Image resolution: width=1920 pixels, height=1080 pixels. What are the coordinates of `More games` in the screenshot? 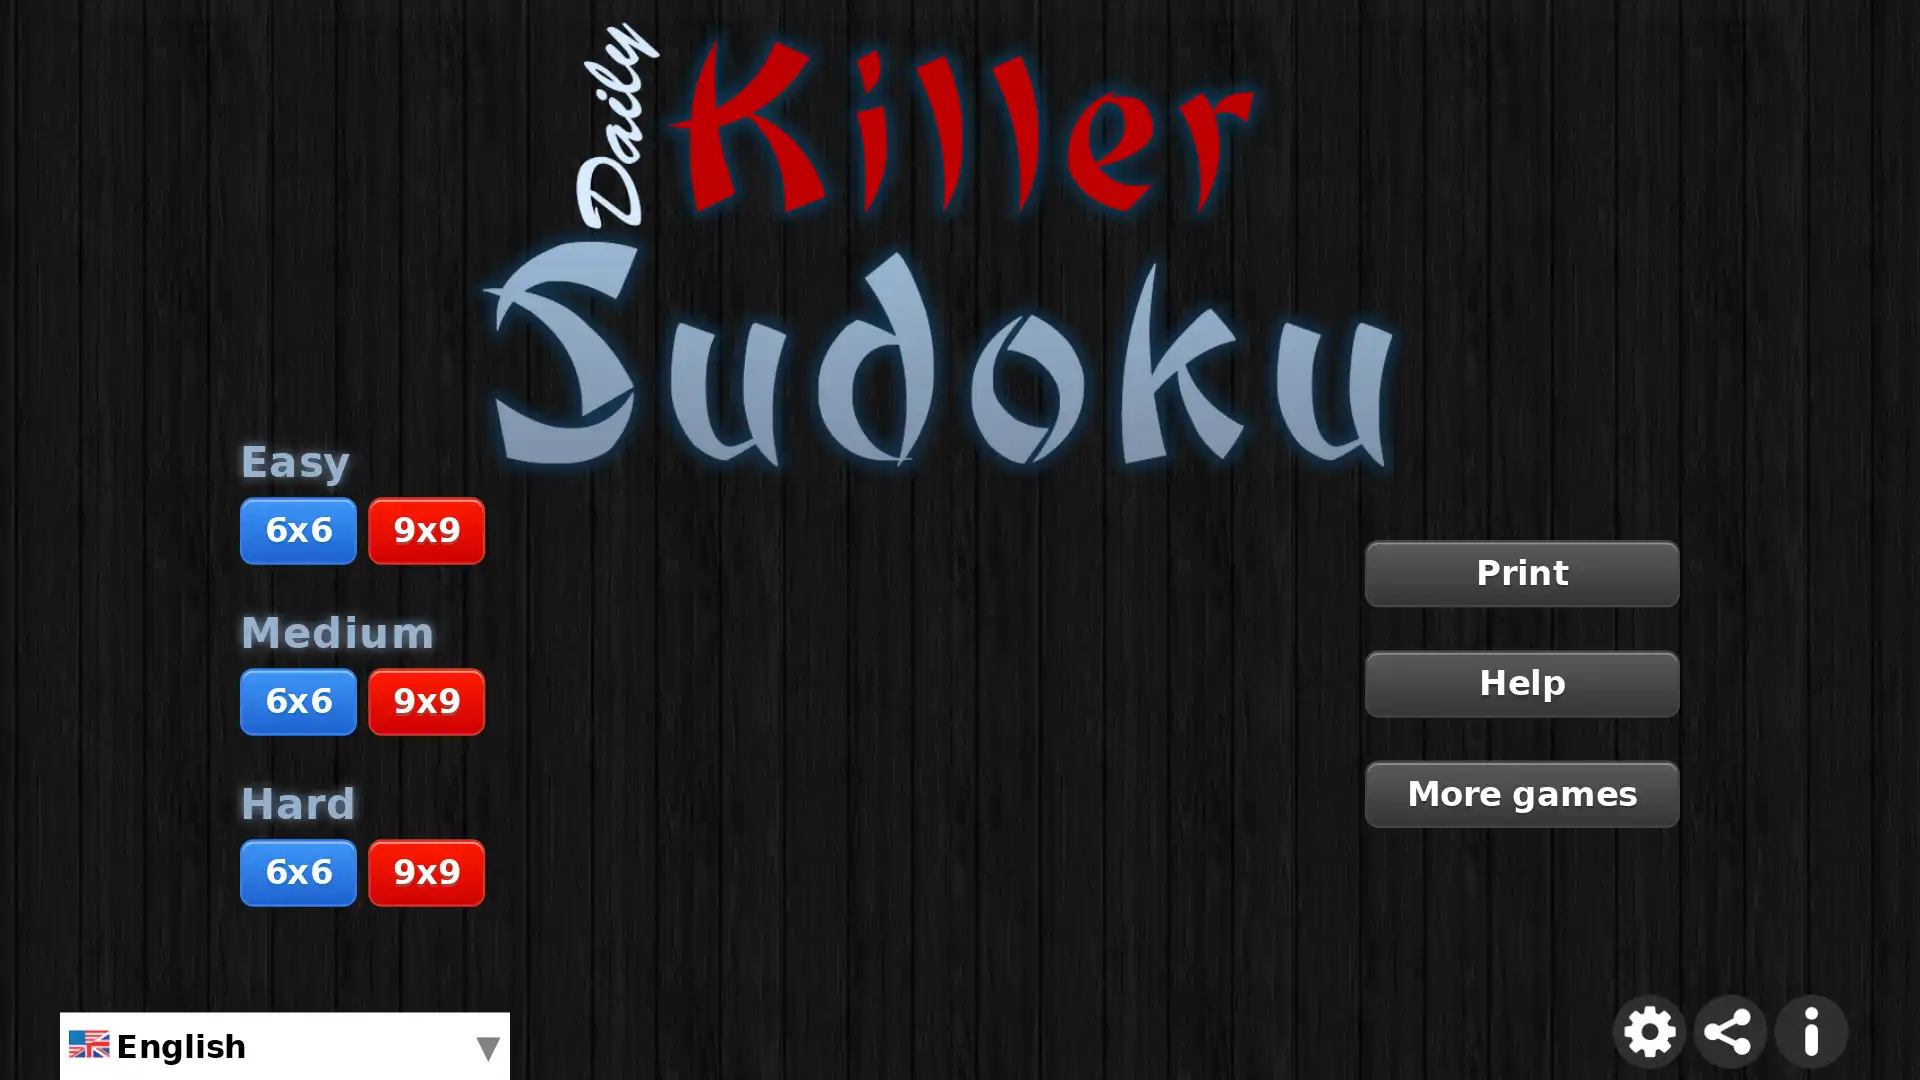 It's located at (1521, 793).